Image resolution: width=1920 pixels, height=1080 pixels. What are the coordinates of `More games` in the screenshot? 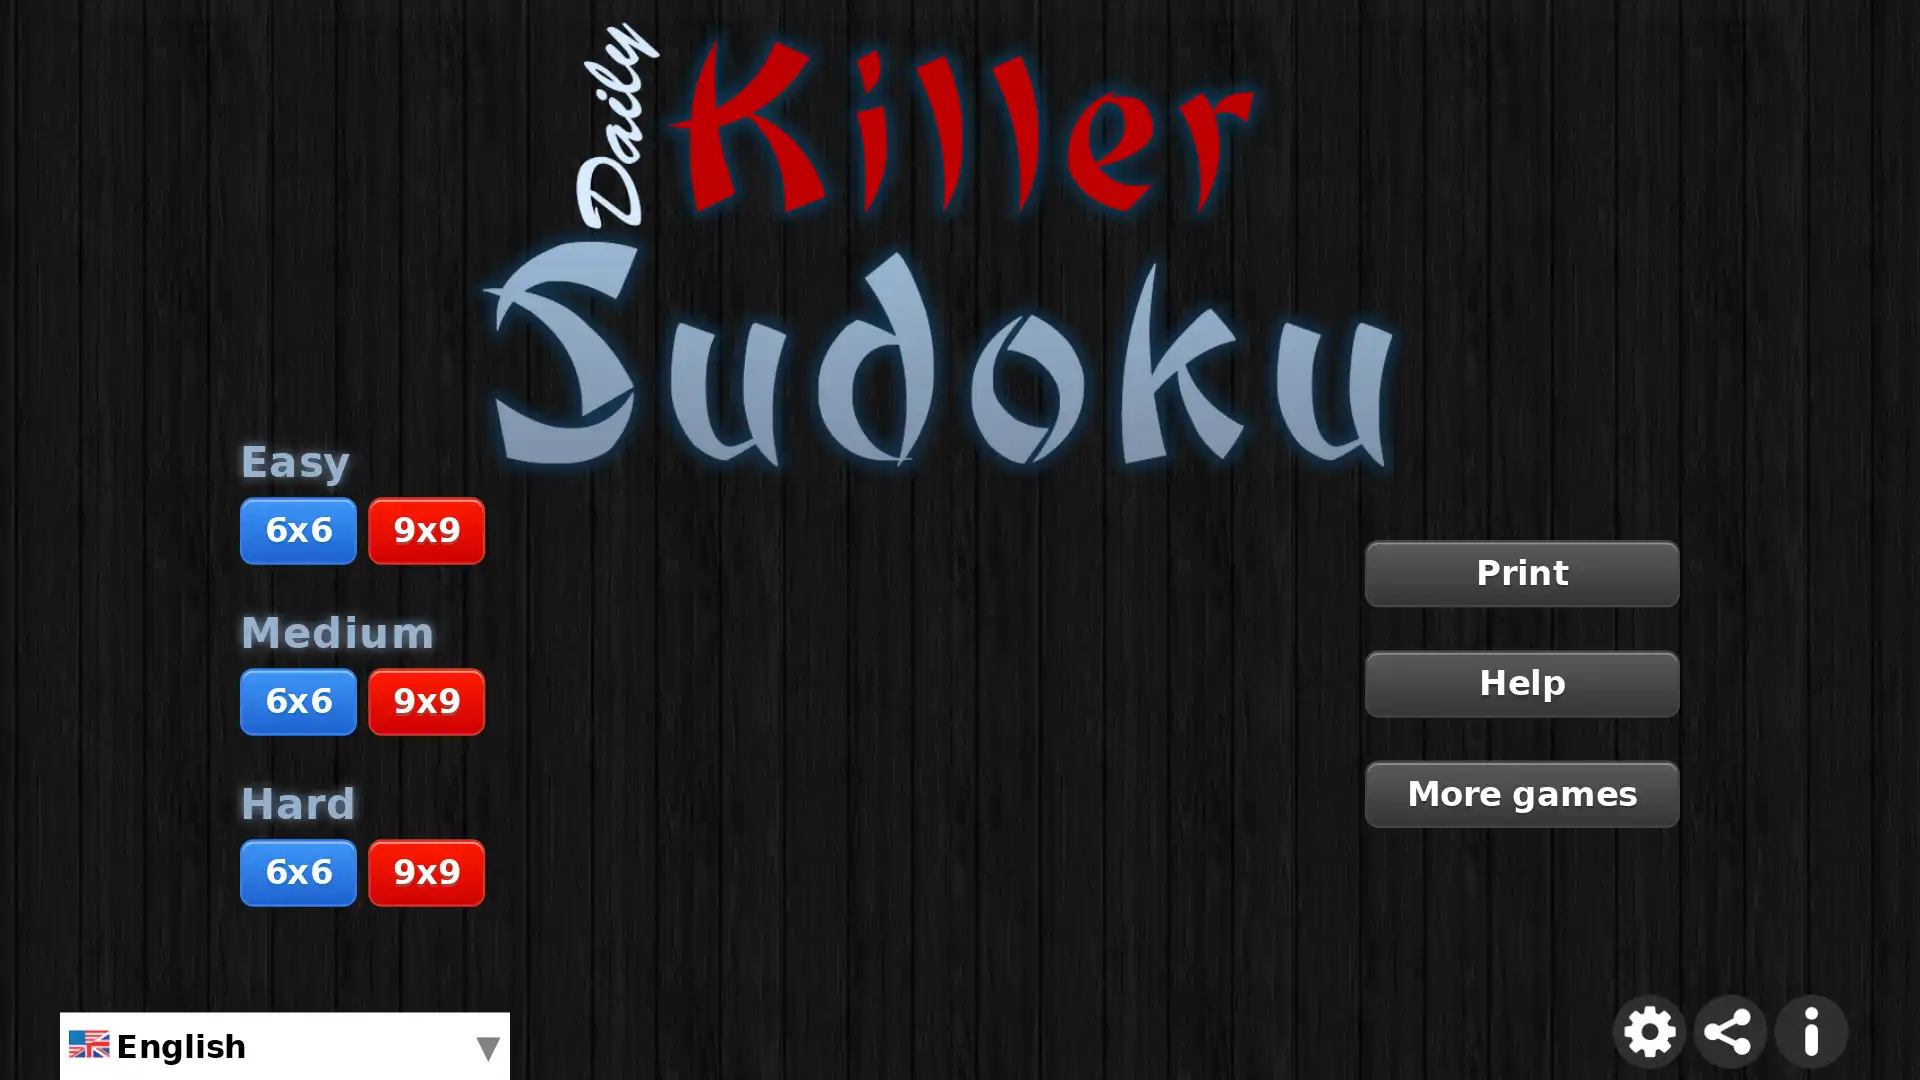 It's located at (1521, 793).